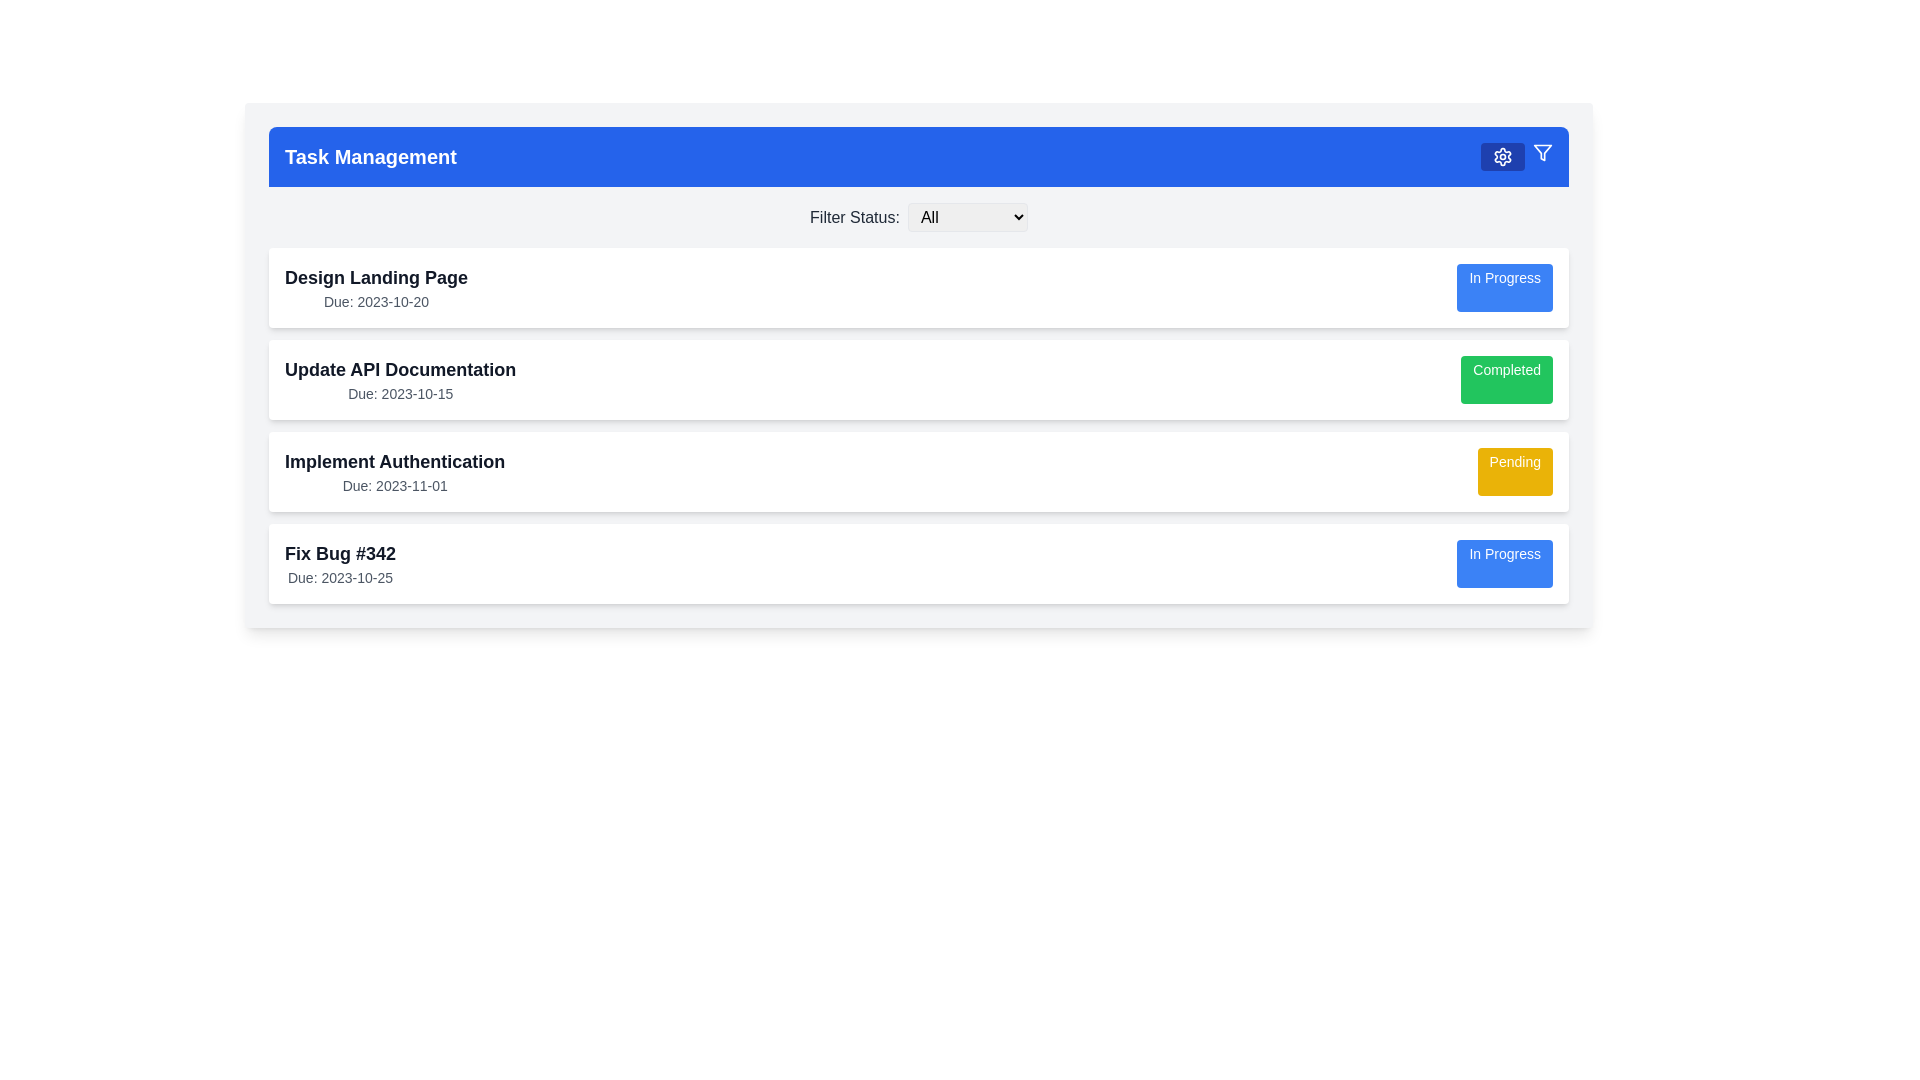 This screenshot has height=1080, width=1920. What do you see at coordinates (967, 217) in the screenshot?
I see `an option from the dropdown menu labeled 'All' which has a light gray background and a black border, located below the blue header section of the interface` at bounding box center [967, 217].